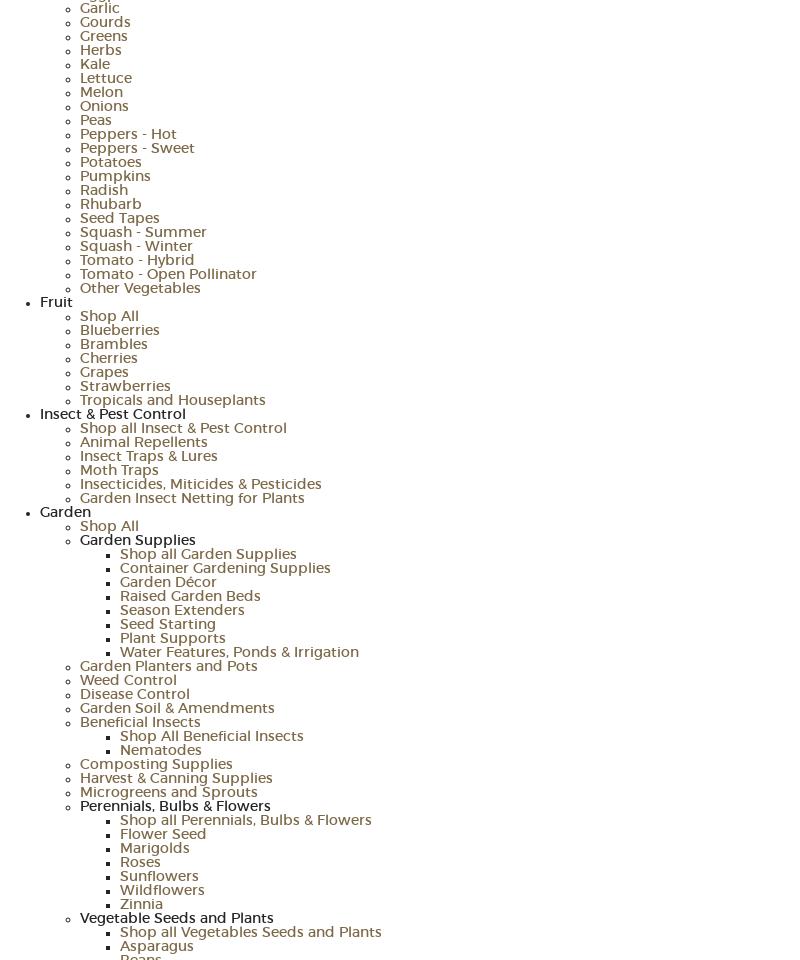 This screenshot has height=960, width=800. I want to click on 'Shop all Insect & Pest Control', so click(182, 427).